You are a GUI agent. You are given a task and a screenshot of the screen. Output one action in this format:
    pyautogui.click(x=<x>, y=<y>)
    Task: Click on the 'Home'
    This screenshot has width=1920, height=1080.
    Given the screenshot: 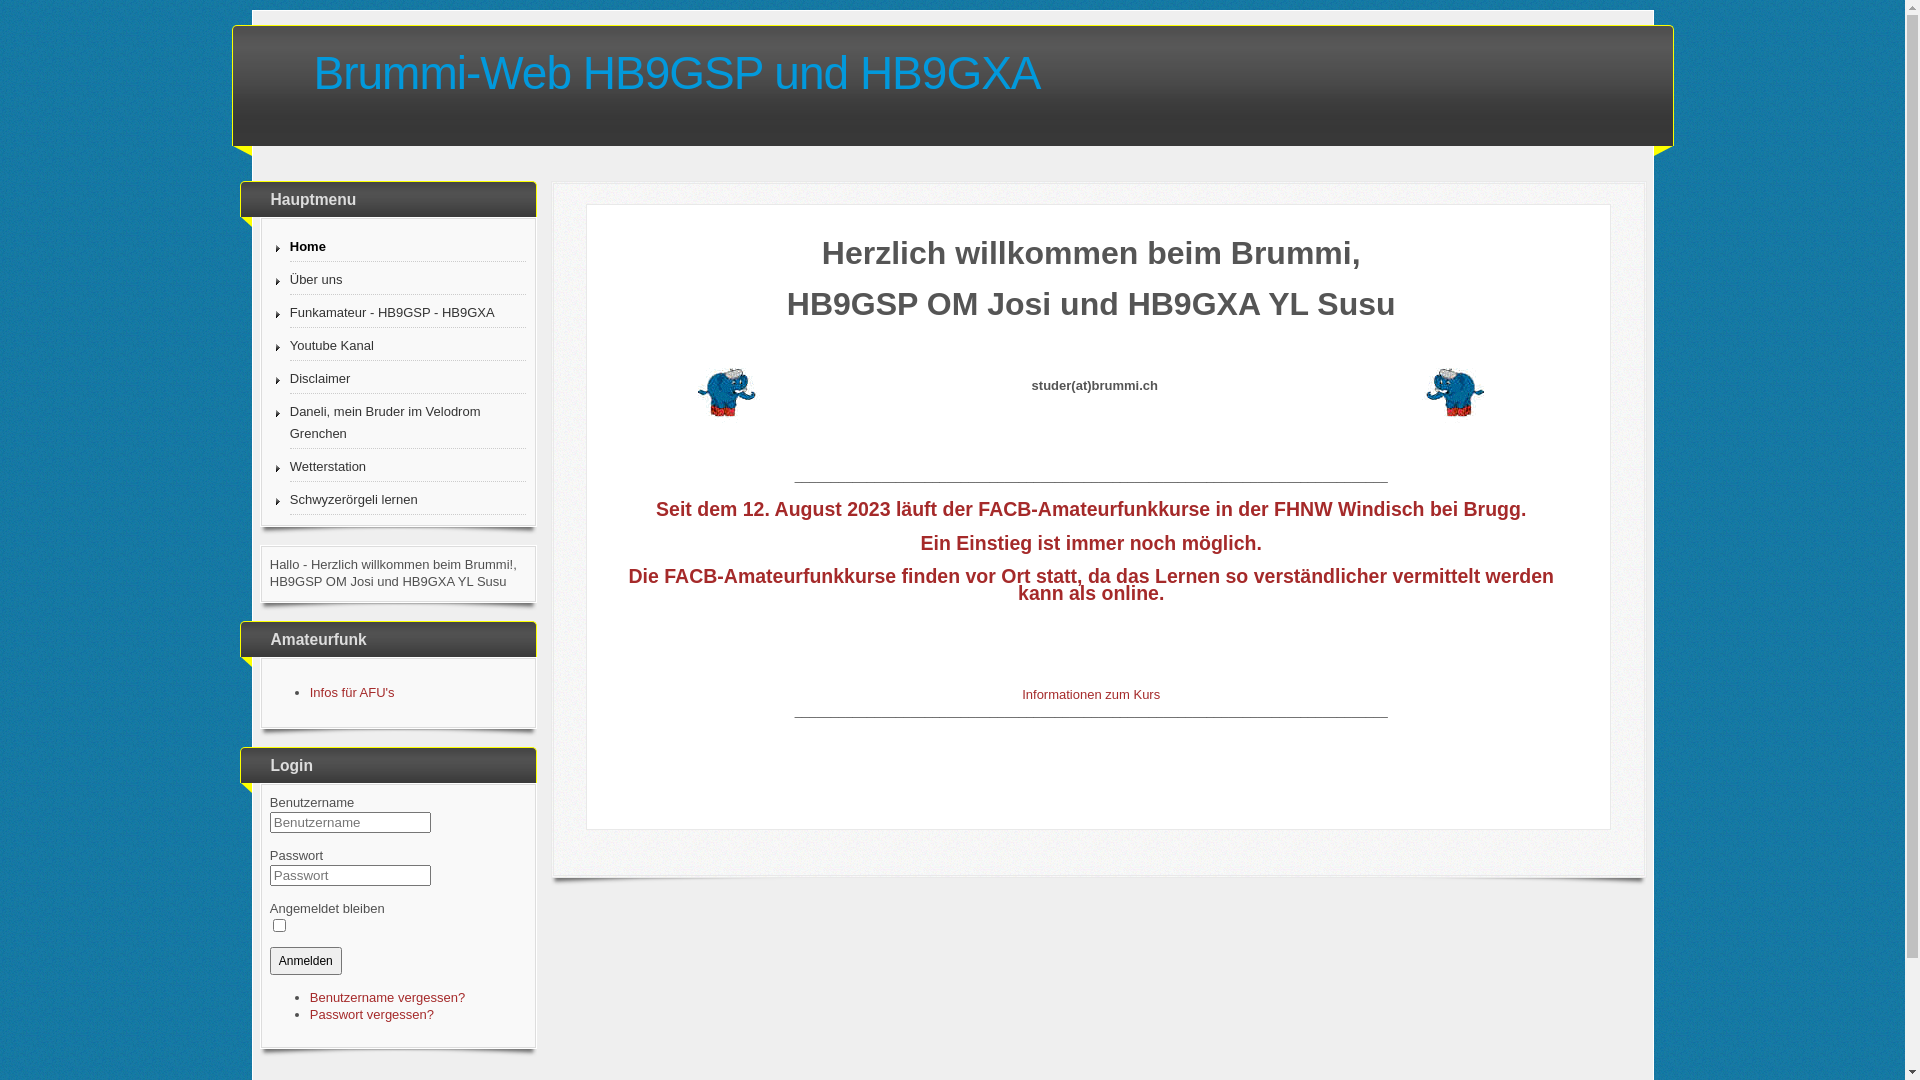 What is the action you would take?
    pyautogui.click(x=288, y=246)
    